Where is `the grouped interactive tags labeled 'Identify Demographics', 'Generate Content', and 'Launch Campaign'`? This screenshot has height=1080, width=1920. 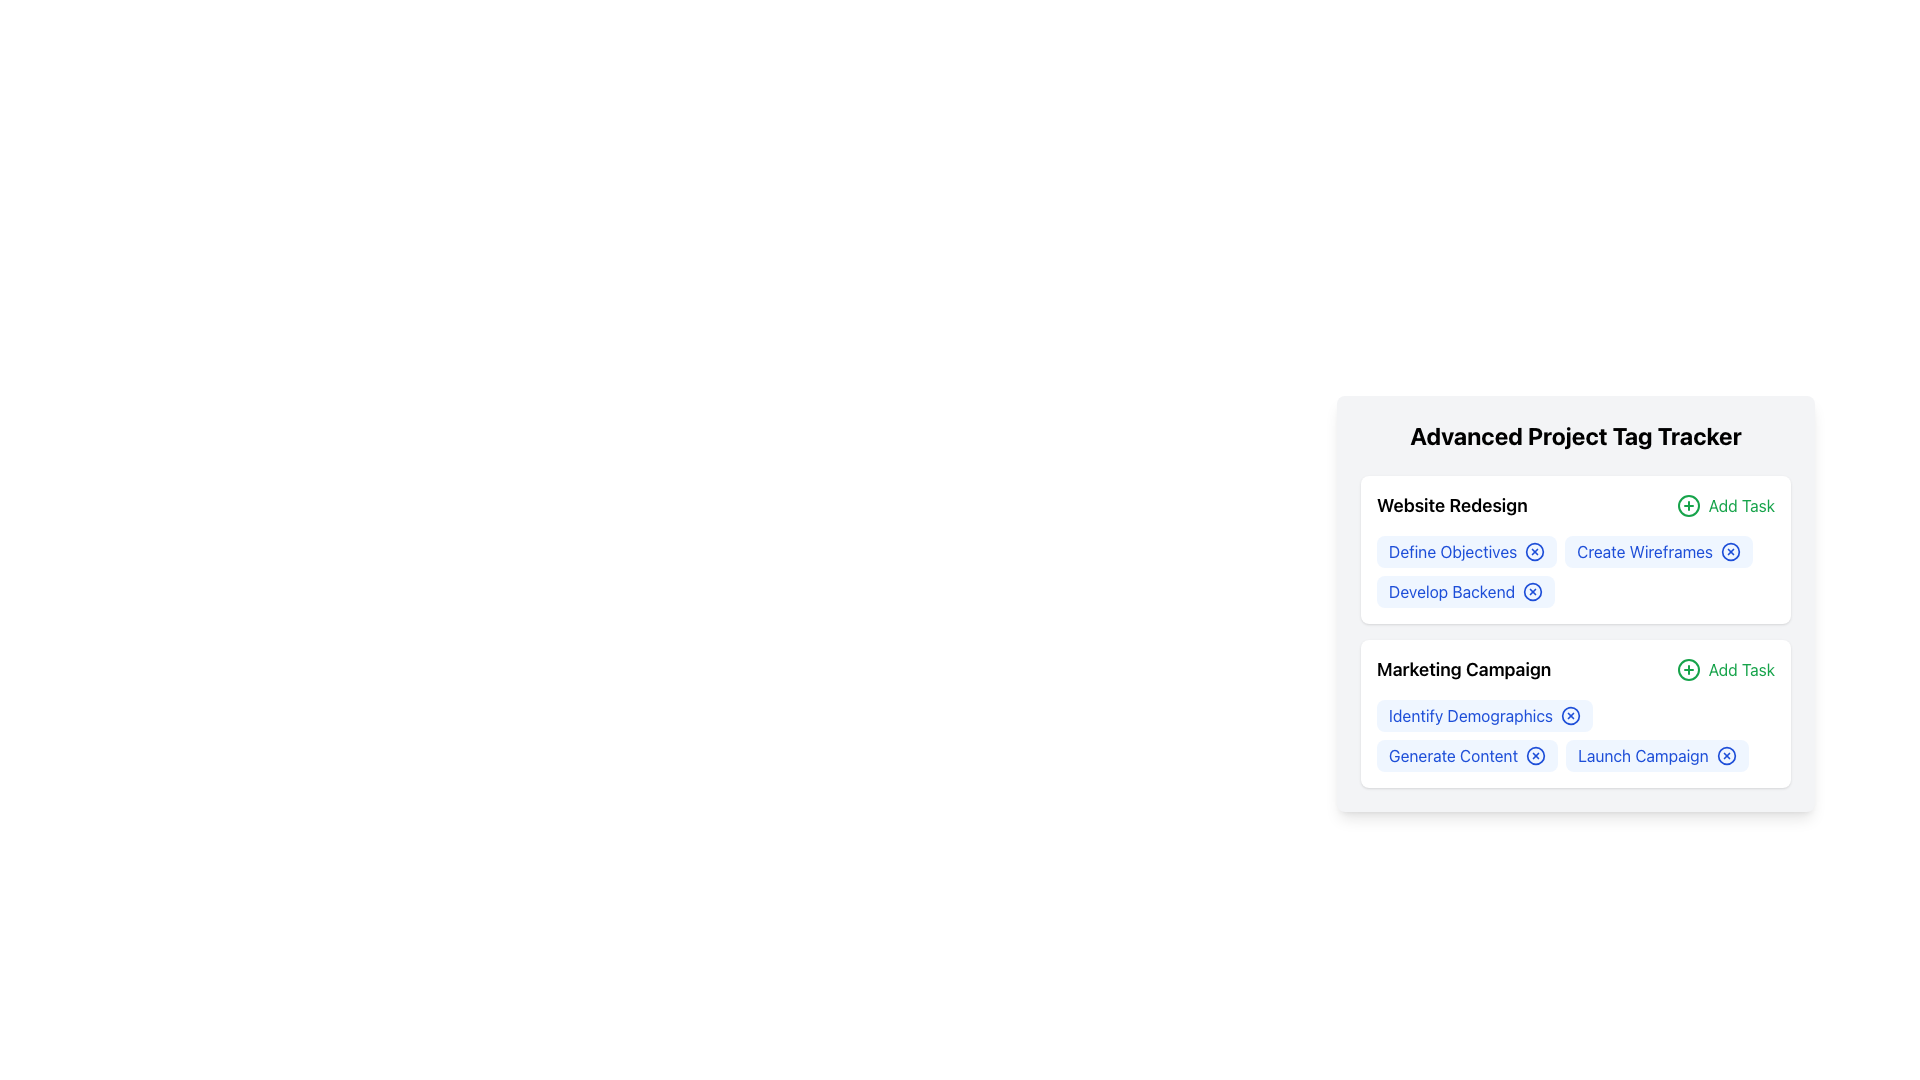 the grouped interactive tags labeled 'Identify Demographics', 'Generate Content', and 'Launch Campaign' is located at coordinates (1574, 736).